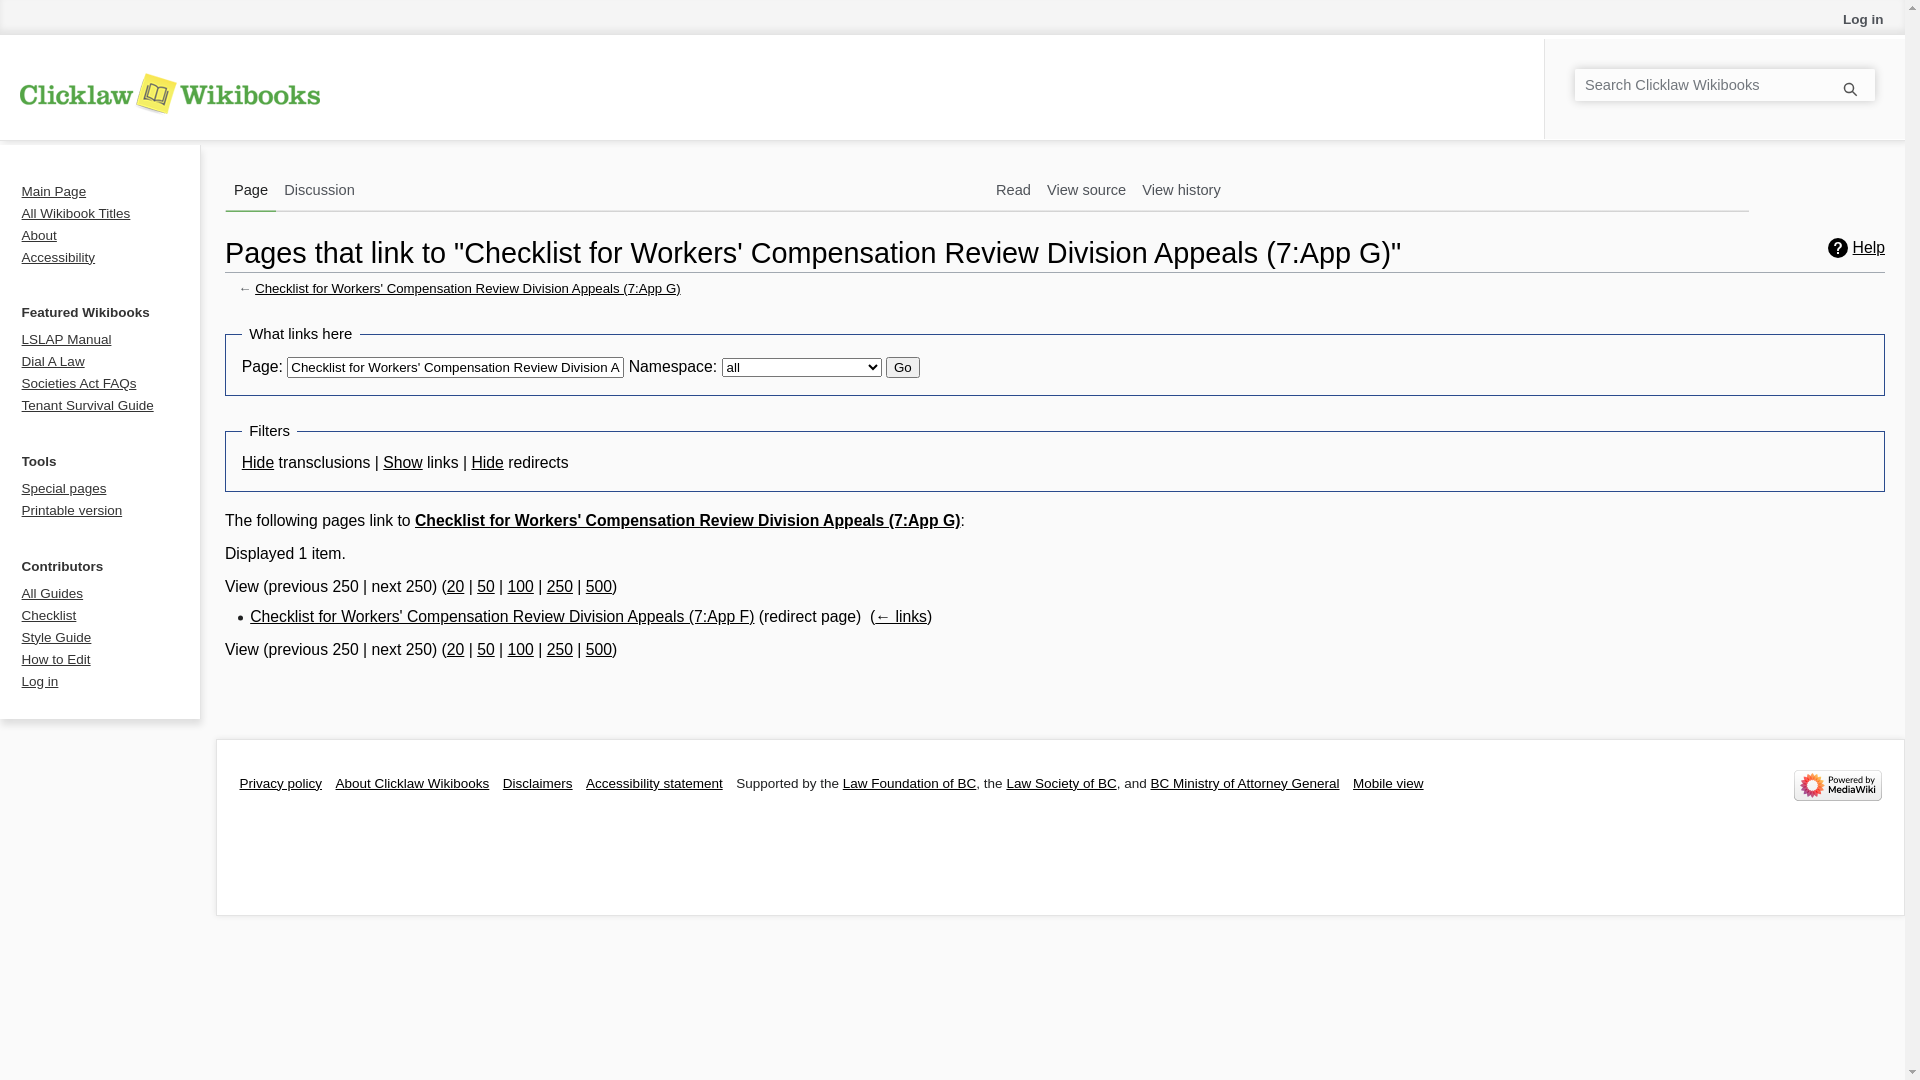  Describe the element at coordinates (1848, 87) in the screenshot. I see `'Go'` at that location.